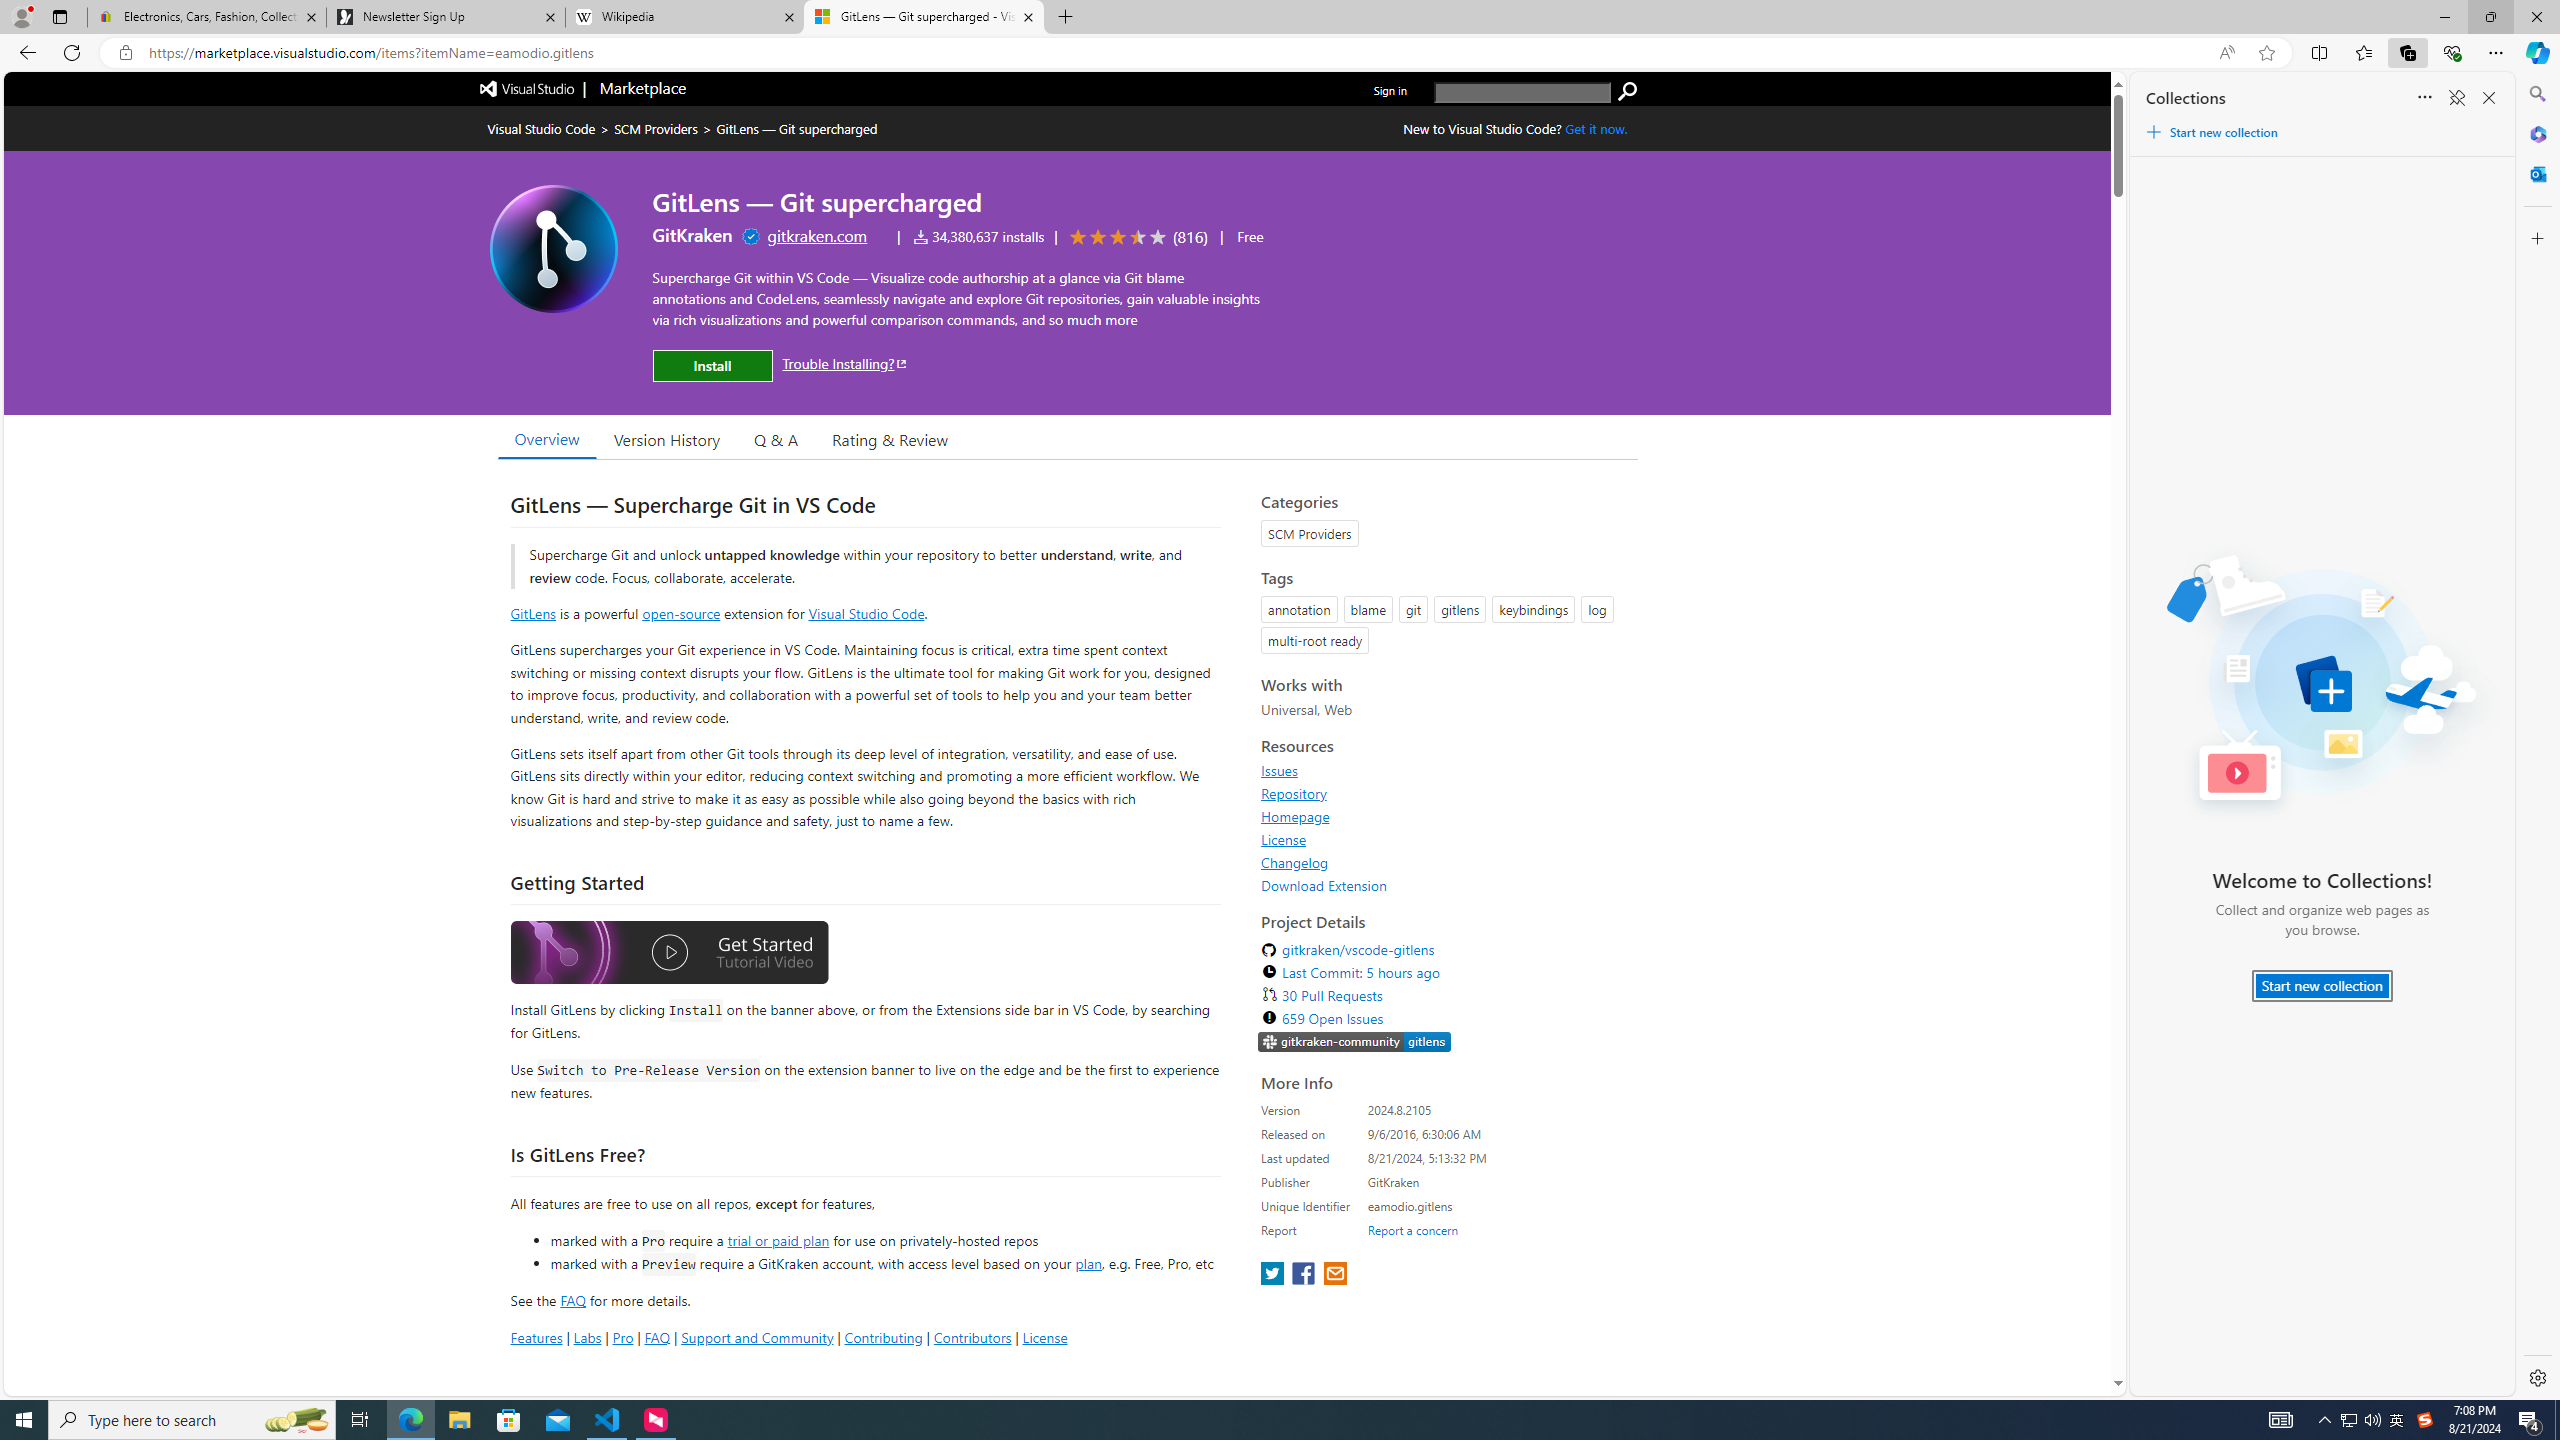 This screenshot has height=1440, width=2560. What do you see at coordinates (2488, 96) in the screenshot?
I see `'Close Collections'` at bounding box center [2488, 96].